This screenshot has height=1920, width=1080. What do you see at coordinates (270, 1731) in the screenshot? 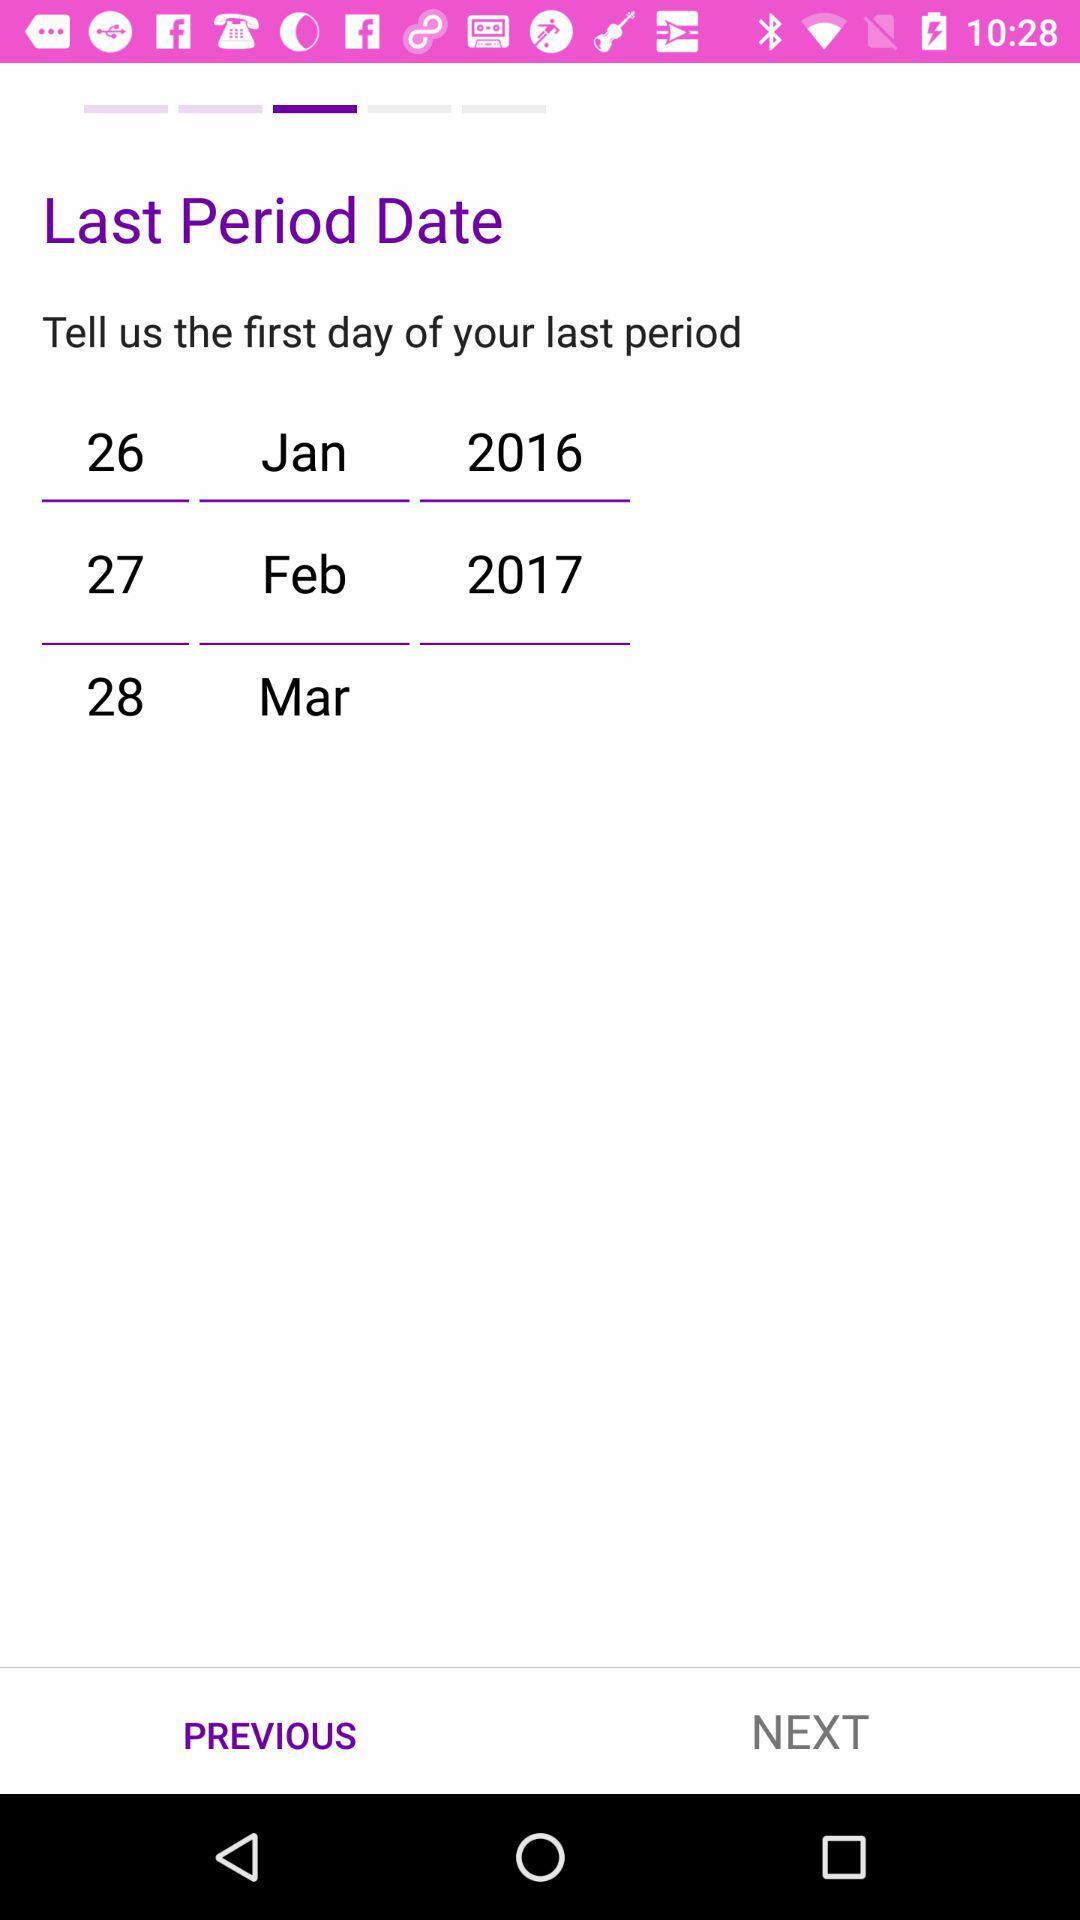
I see `icon next to next` at bounding box center [270, 1731].